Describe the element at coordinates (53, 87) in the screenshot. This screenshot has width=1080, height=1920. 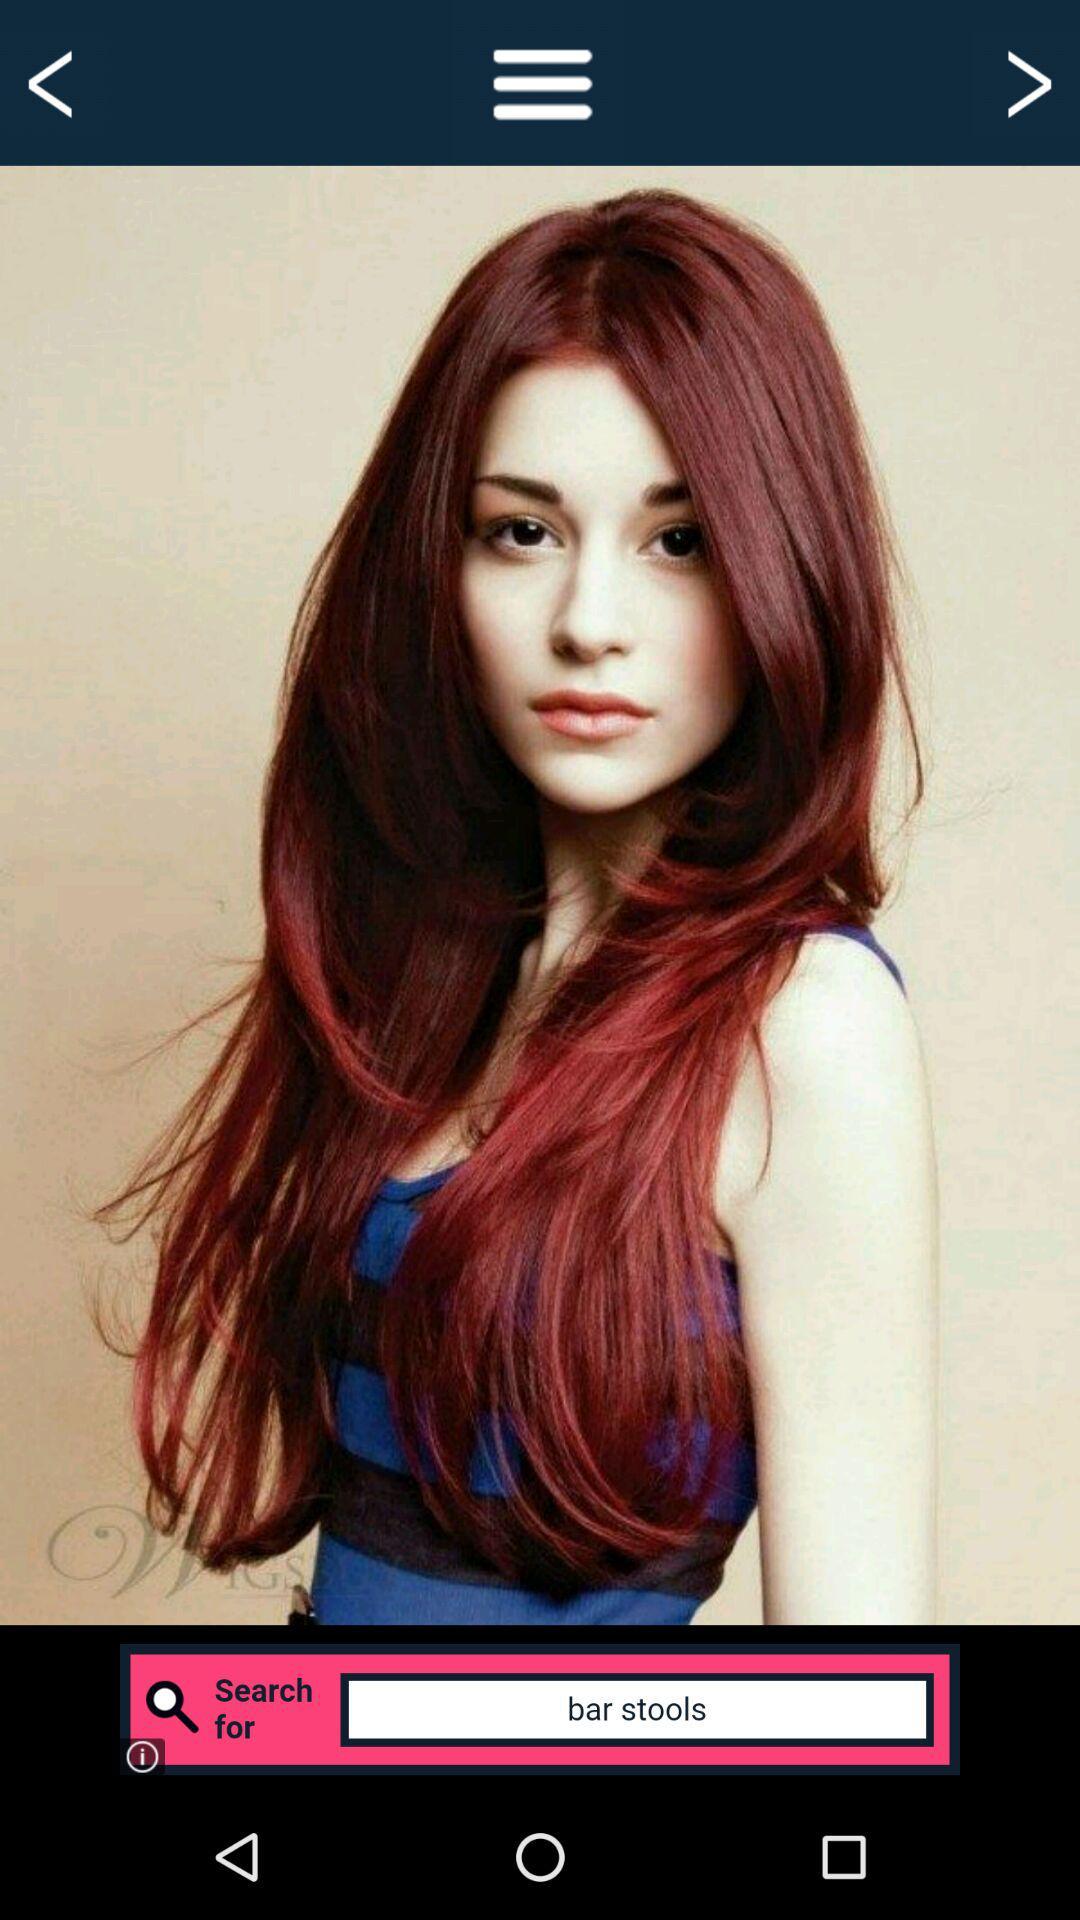
I see `the arrow_backward icon` at that location.